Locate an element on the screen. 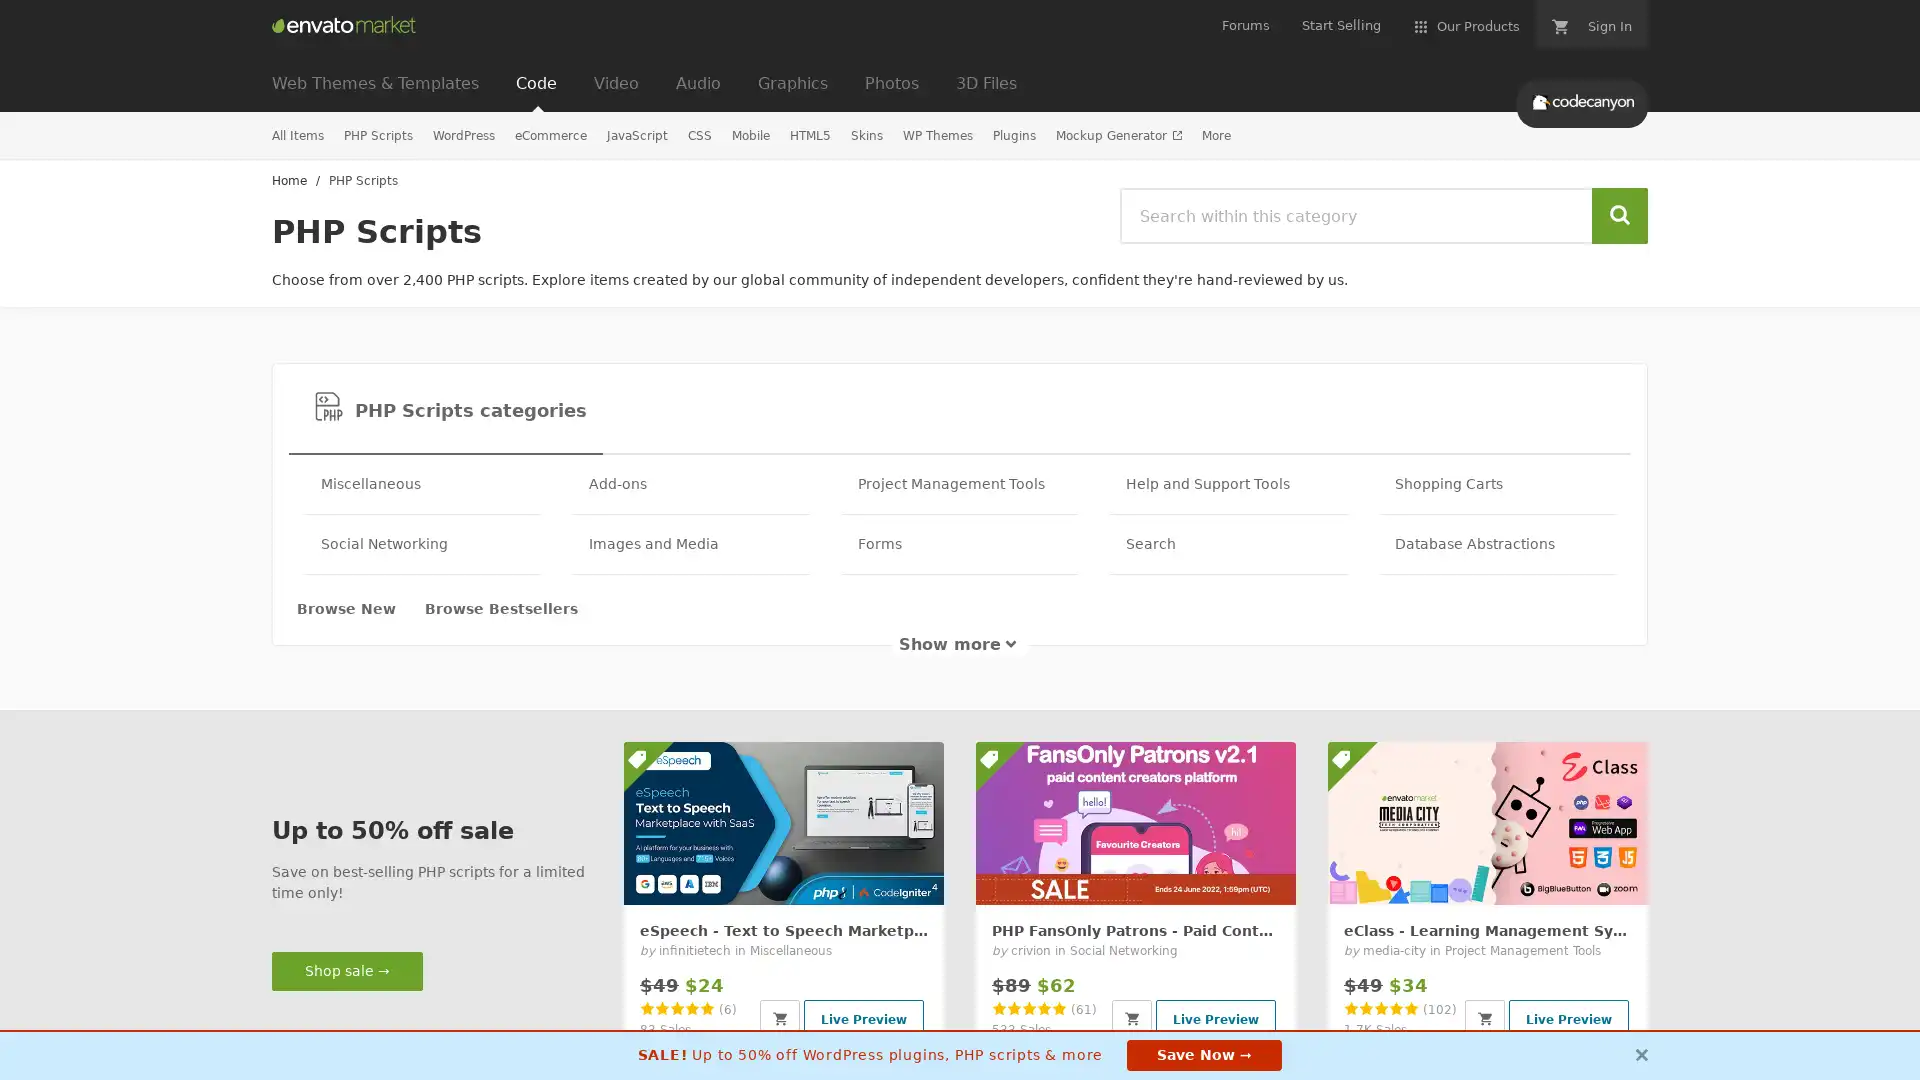 Image resolution: width=1920 pixels, height=1080 pixels. Add to collection is located at coordinates (1216, 874).